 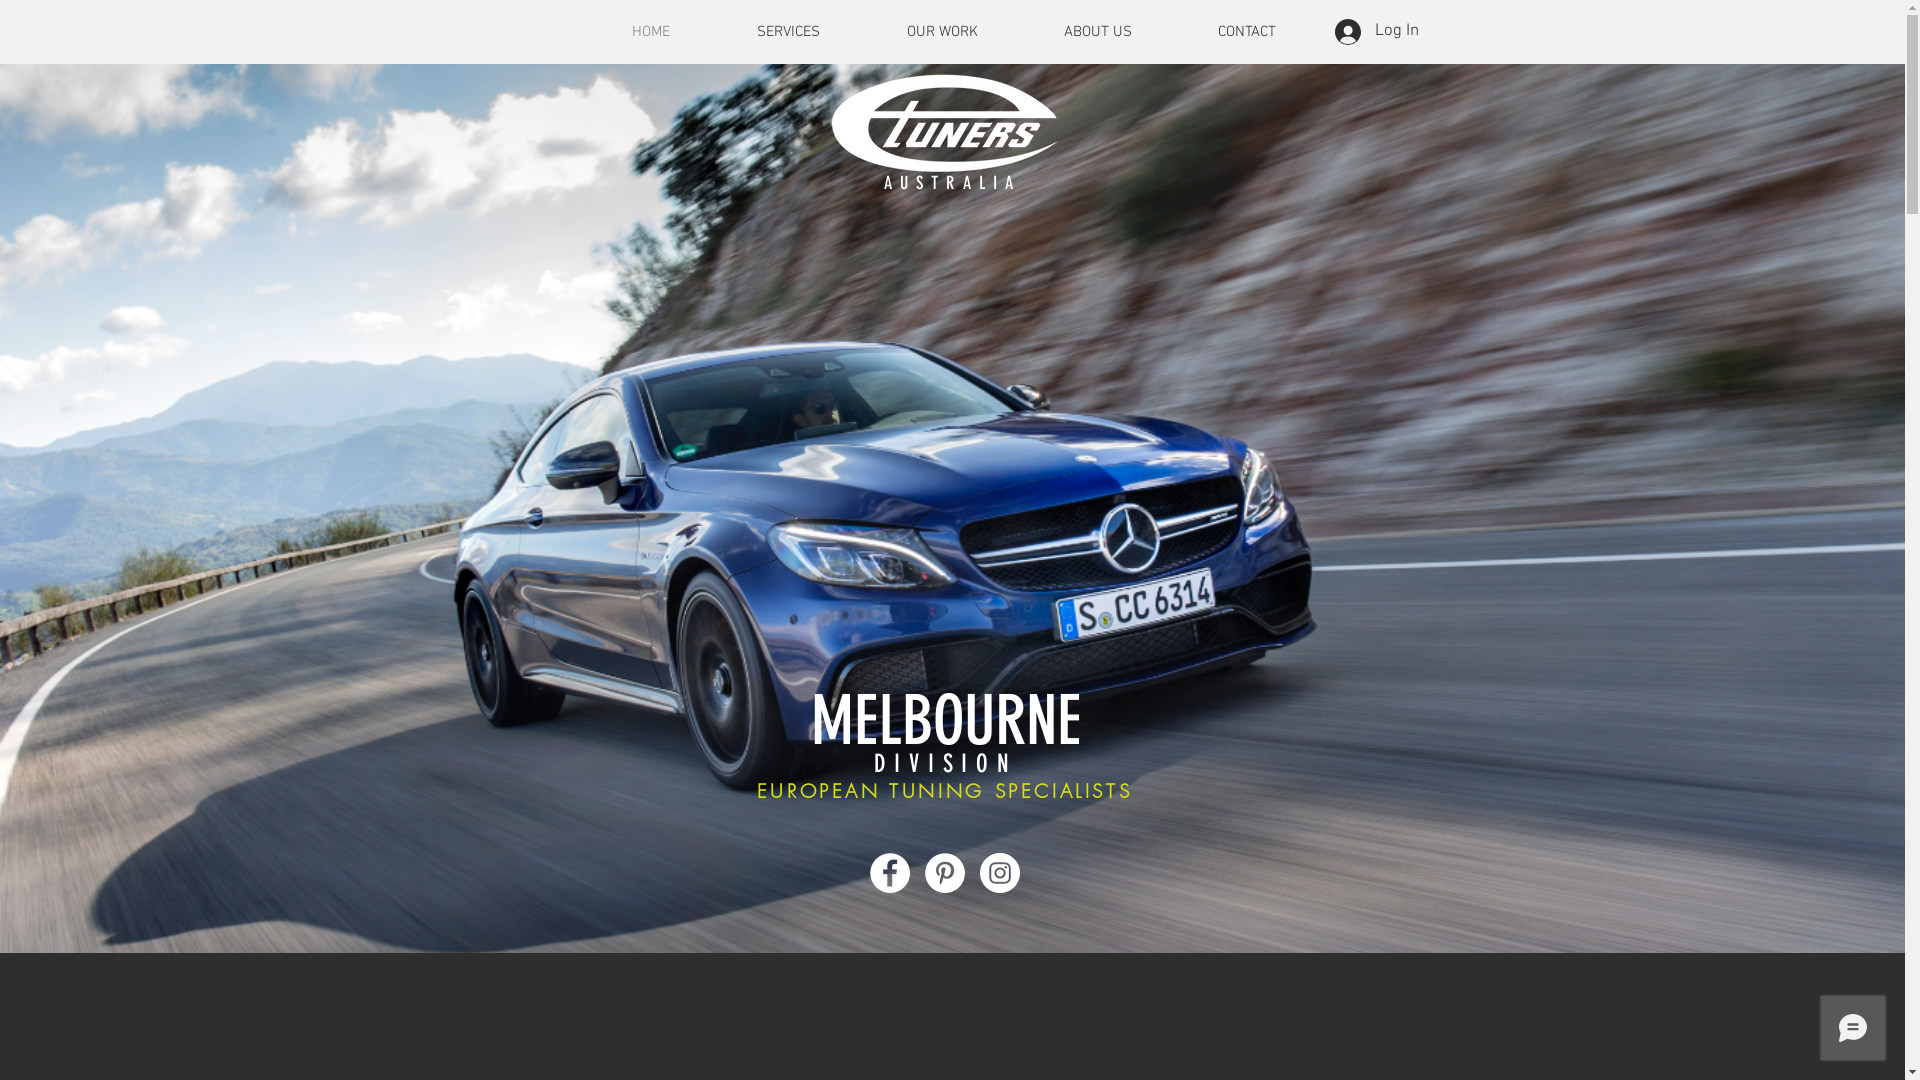 I want to click on 'ABOUT US', so click(x=1019, y=31).